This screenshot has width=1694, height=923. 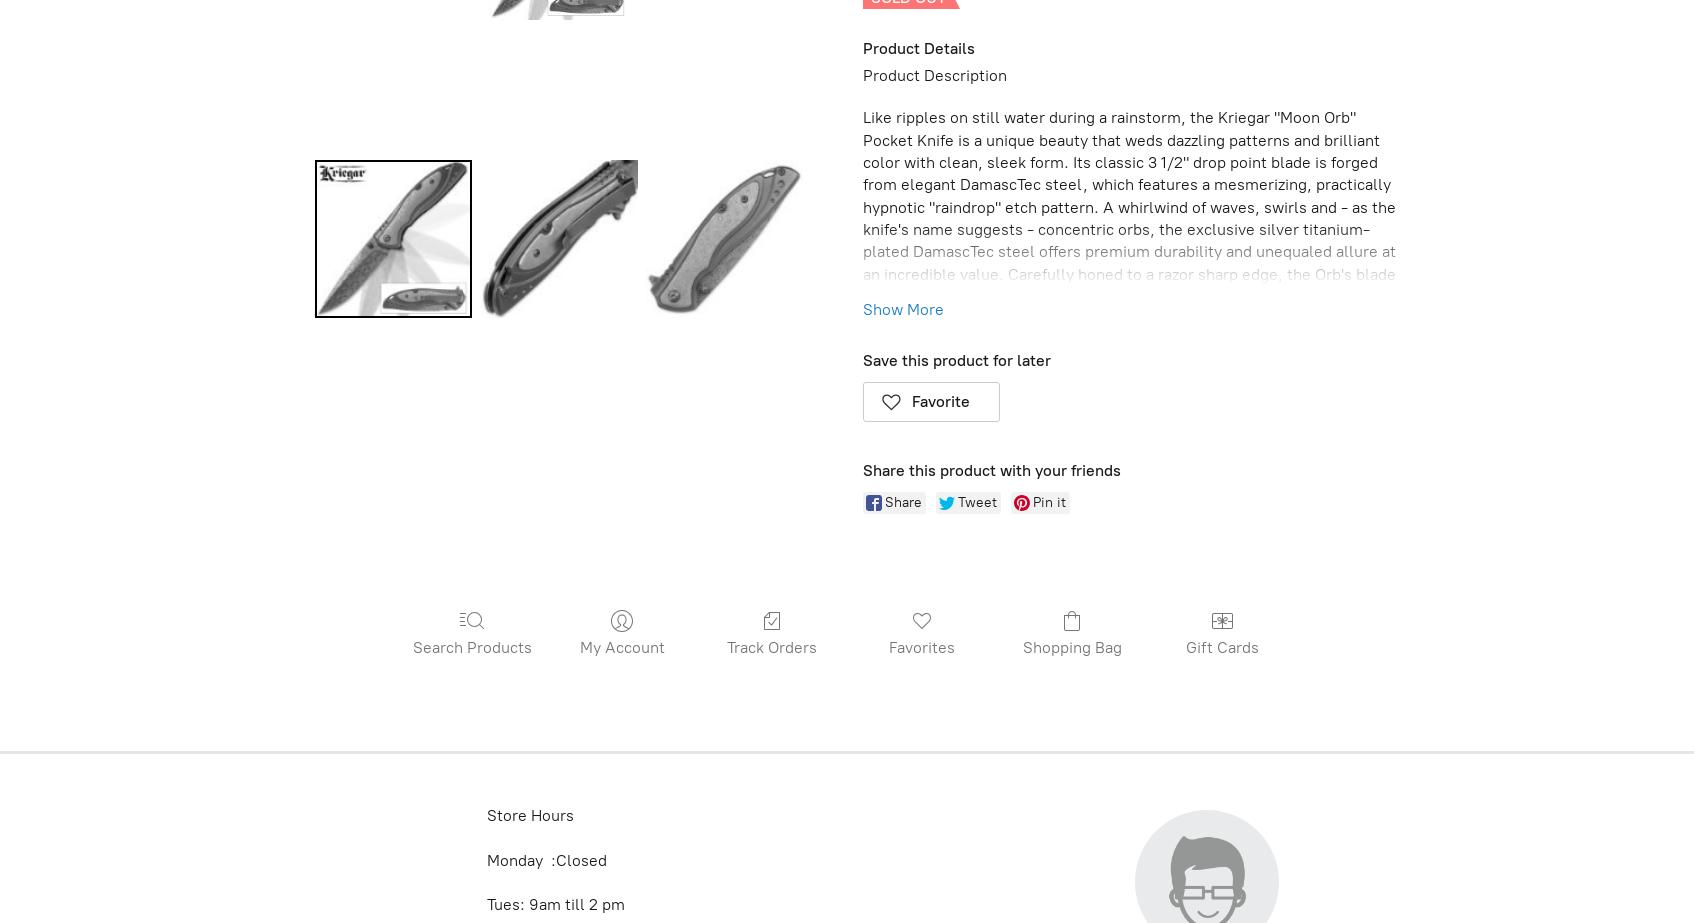 What do you see at coordinates (934, 74) in the screenshot?
I see `'Product Description'` at bounding box center [934, 74].